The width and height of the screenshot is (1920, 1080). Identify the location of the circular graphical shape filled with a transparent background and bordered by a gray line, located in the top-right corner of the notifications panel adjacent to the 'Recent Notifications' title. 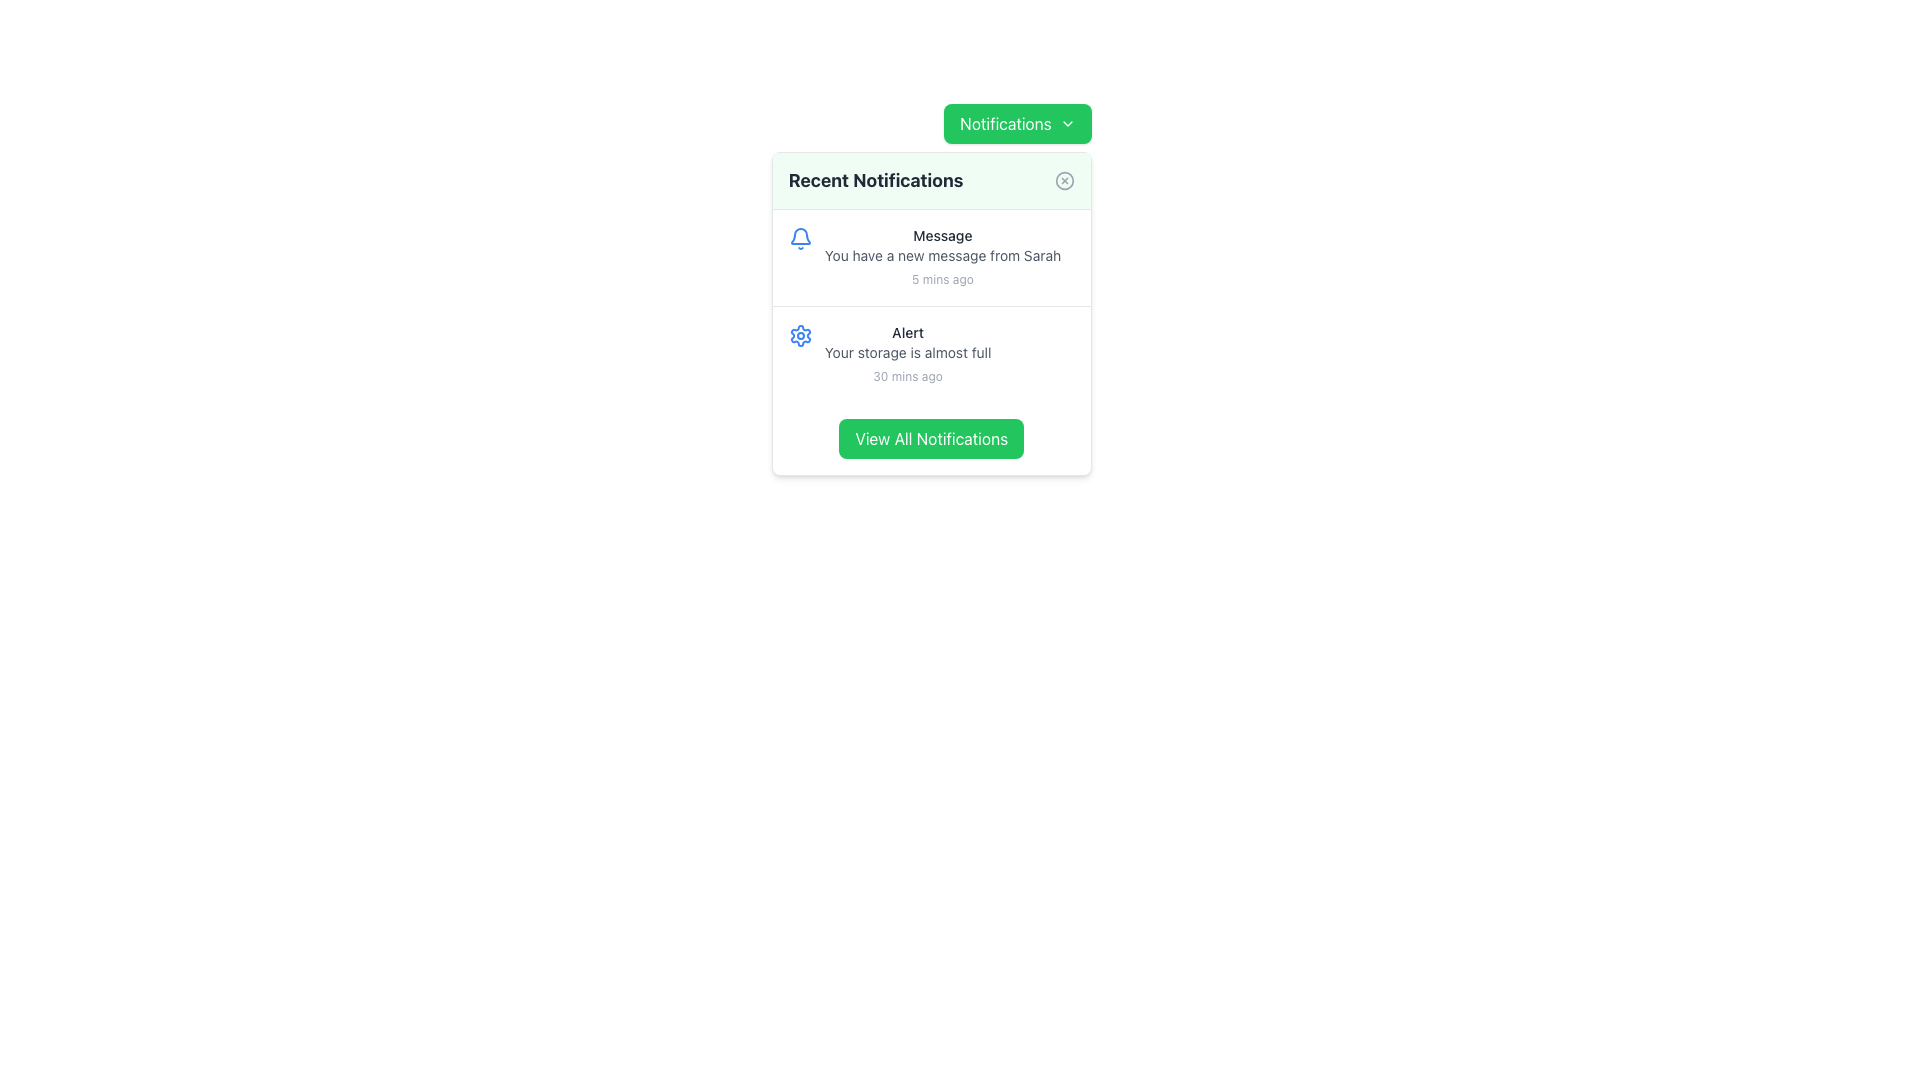
(1063, 181).